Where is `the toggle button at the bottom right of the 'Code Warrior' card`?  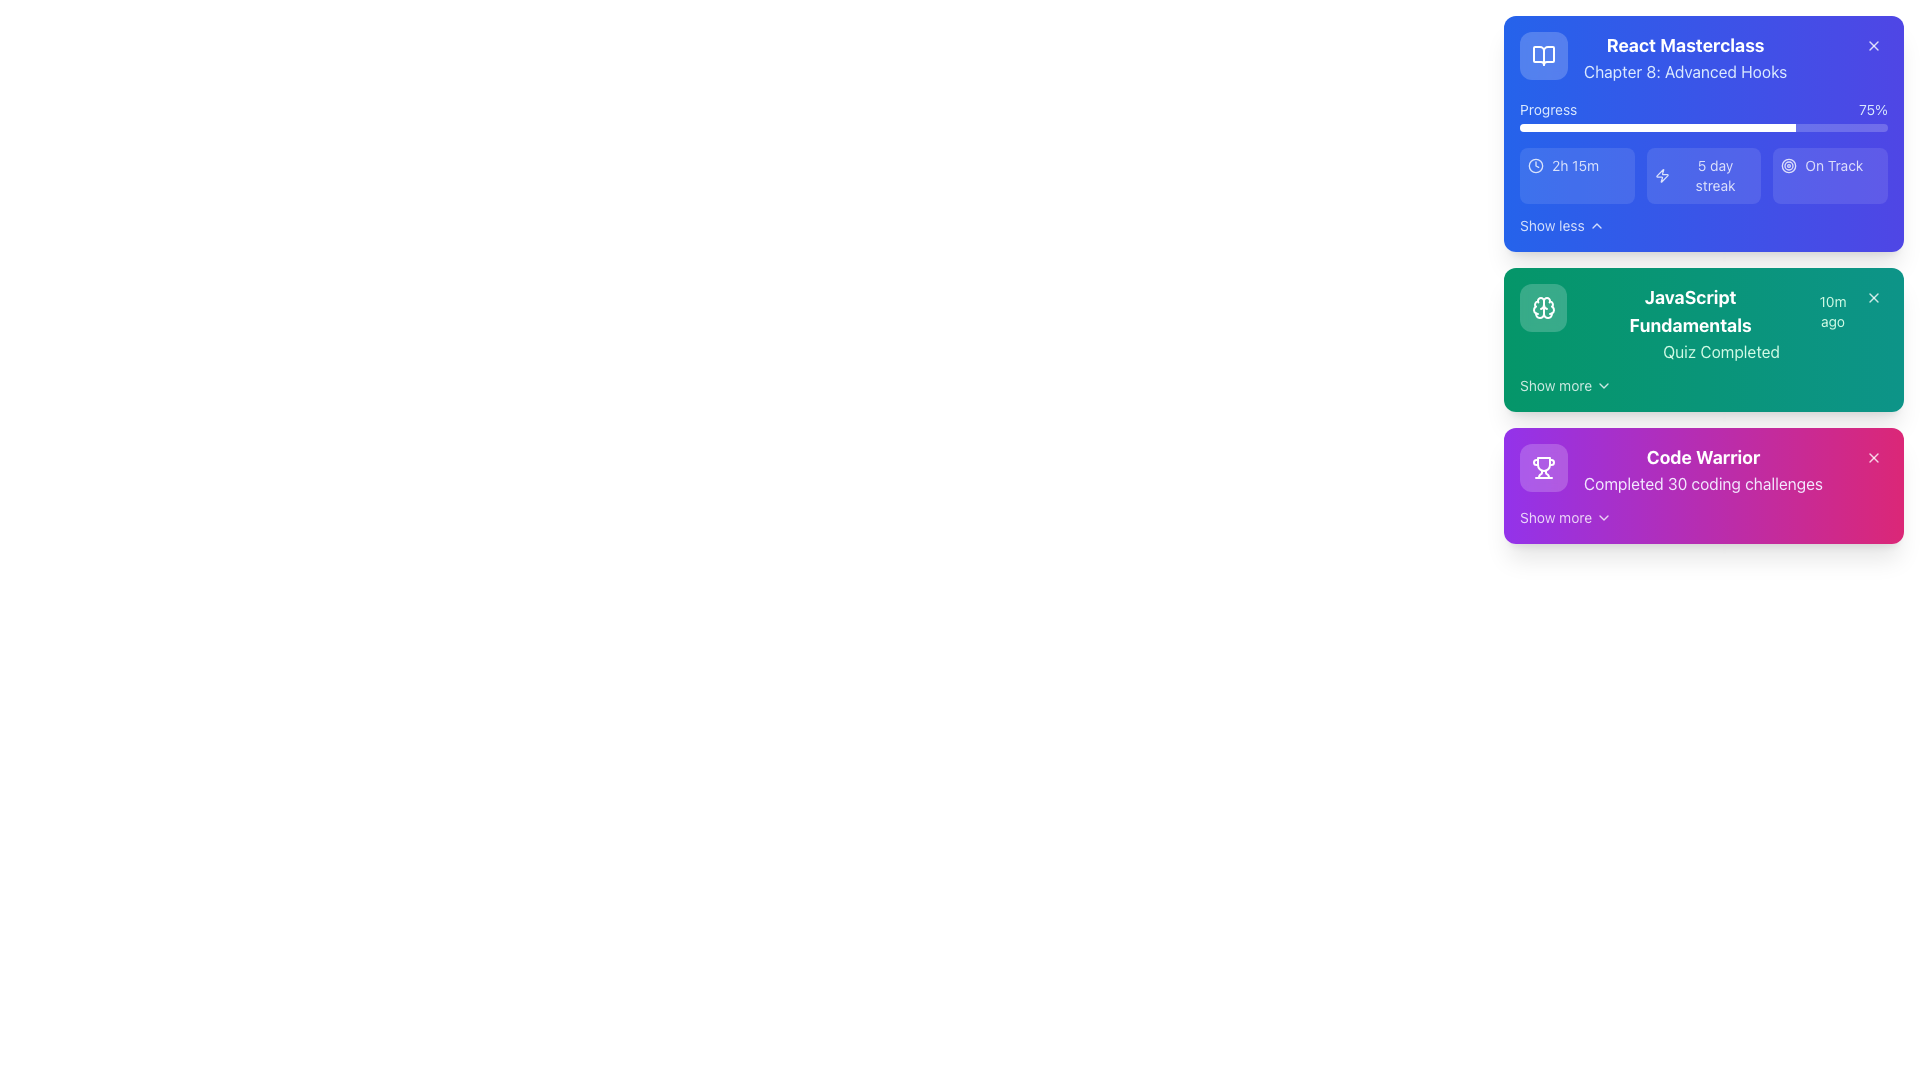
the toggle button at the bottom right of the 'Code Warrior' card is located at coordinates (1565, 516).